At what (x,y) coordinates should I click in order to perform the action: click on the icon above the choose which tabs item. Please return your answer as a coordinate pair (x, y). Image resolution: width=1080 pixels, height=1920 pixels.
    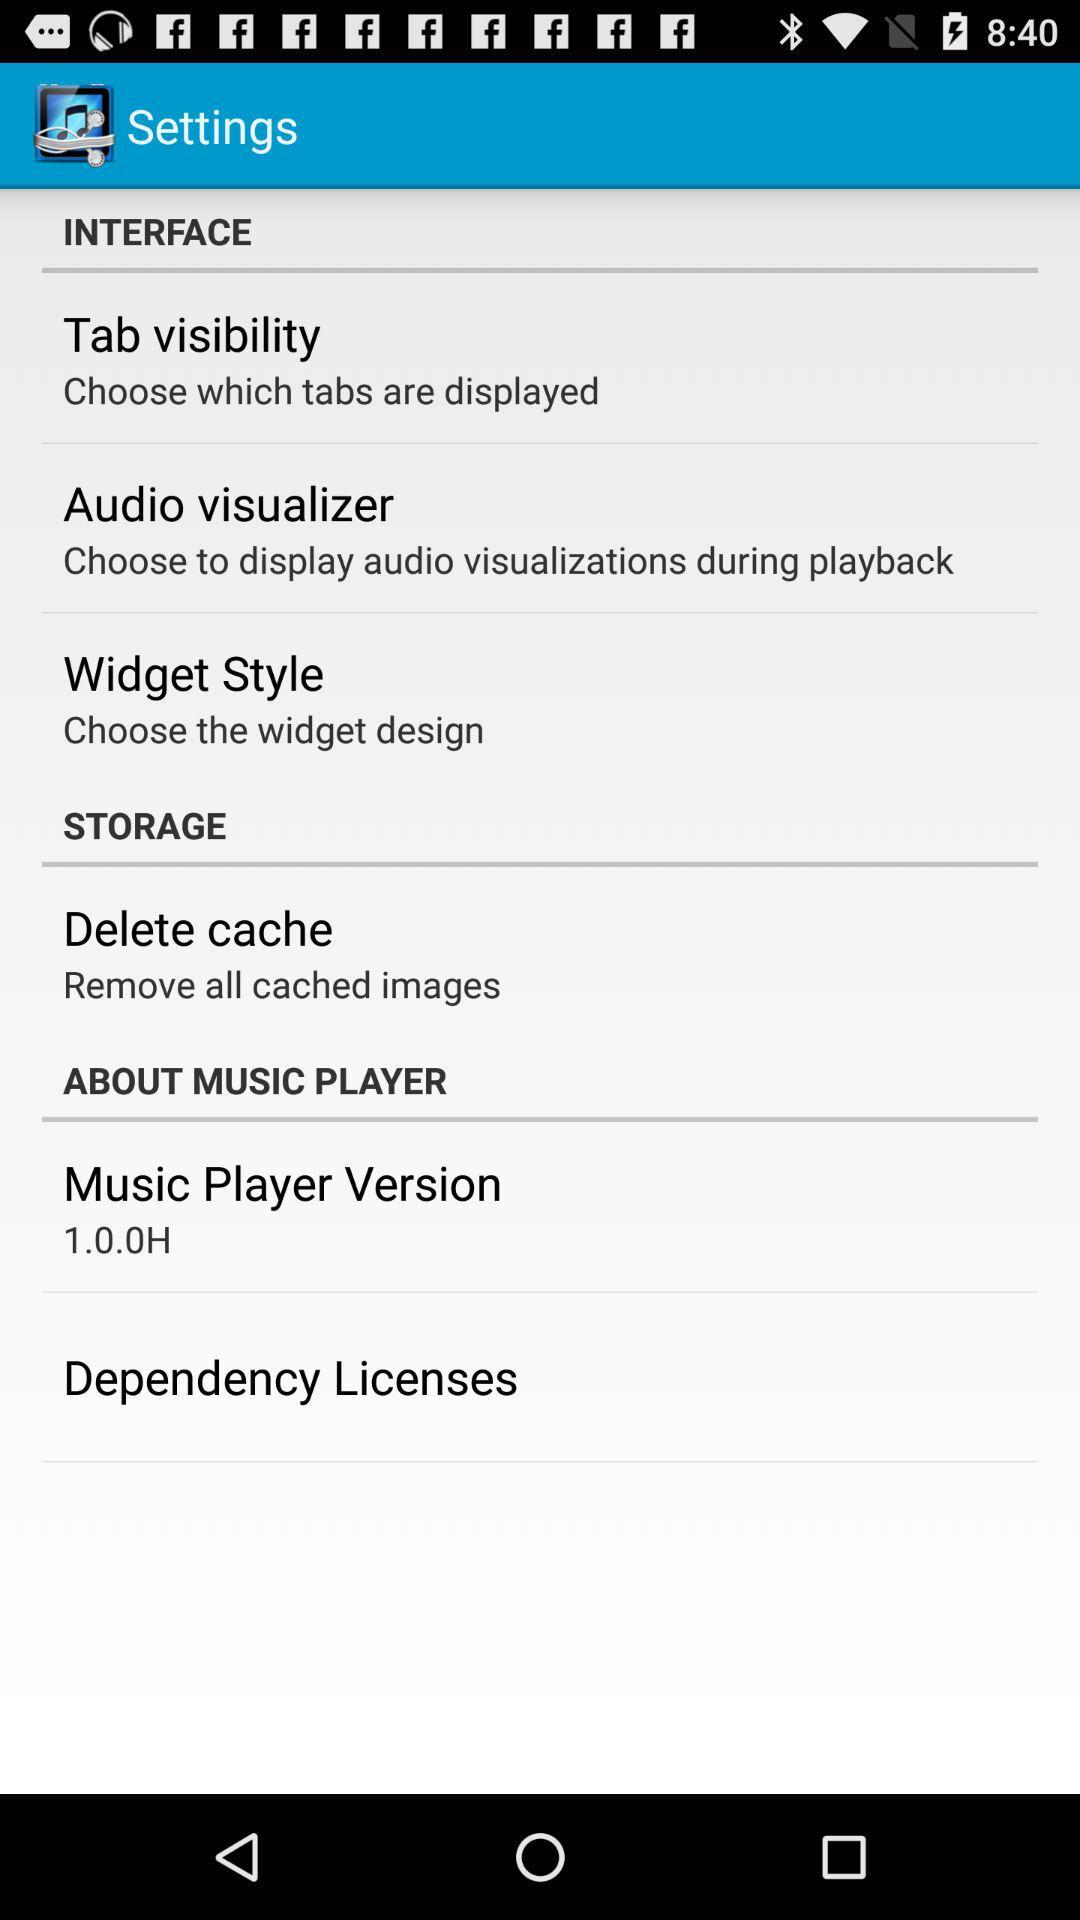
    Looking at the image, I should click on (192, 333).